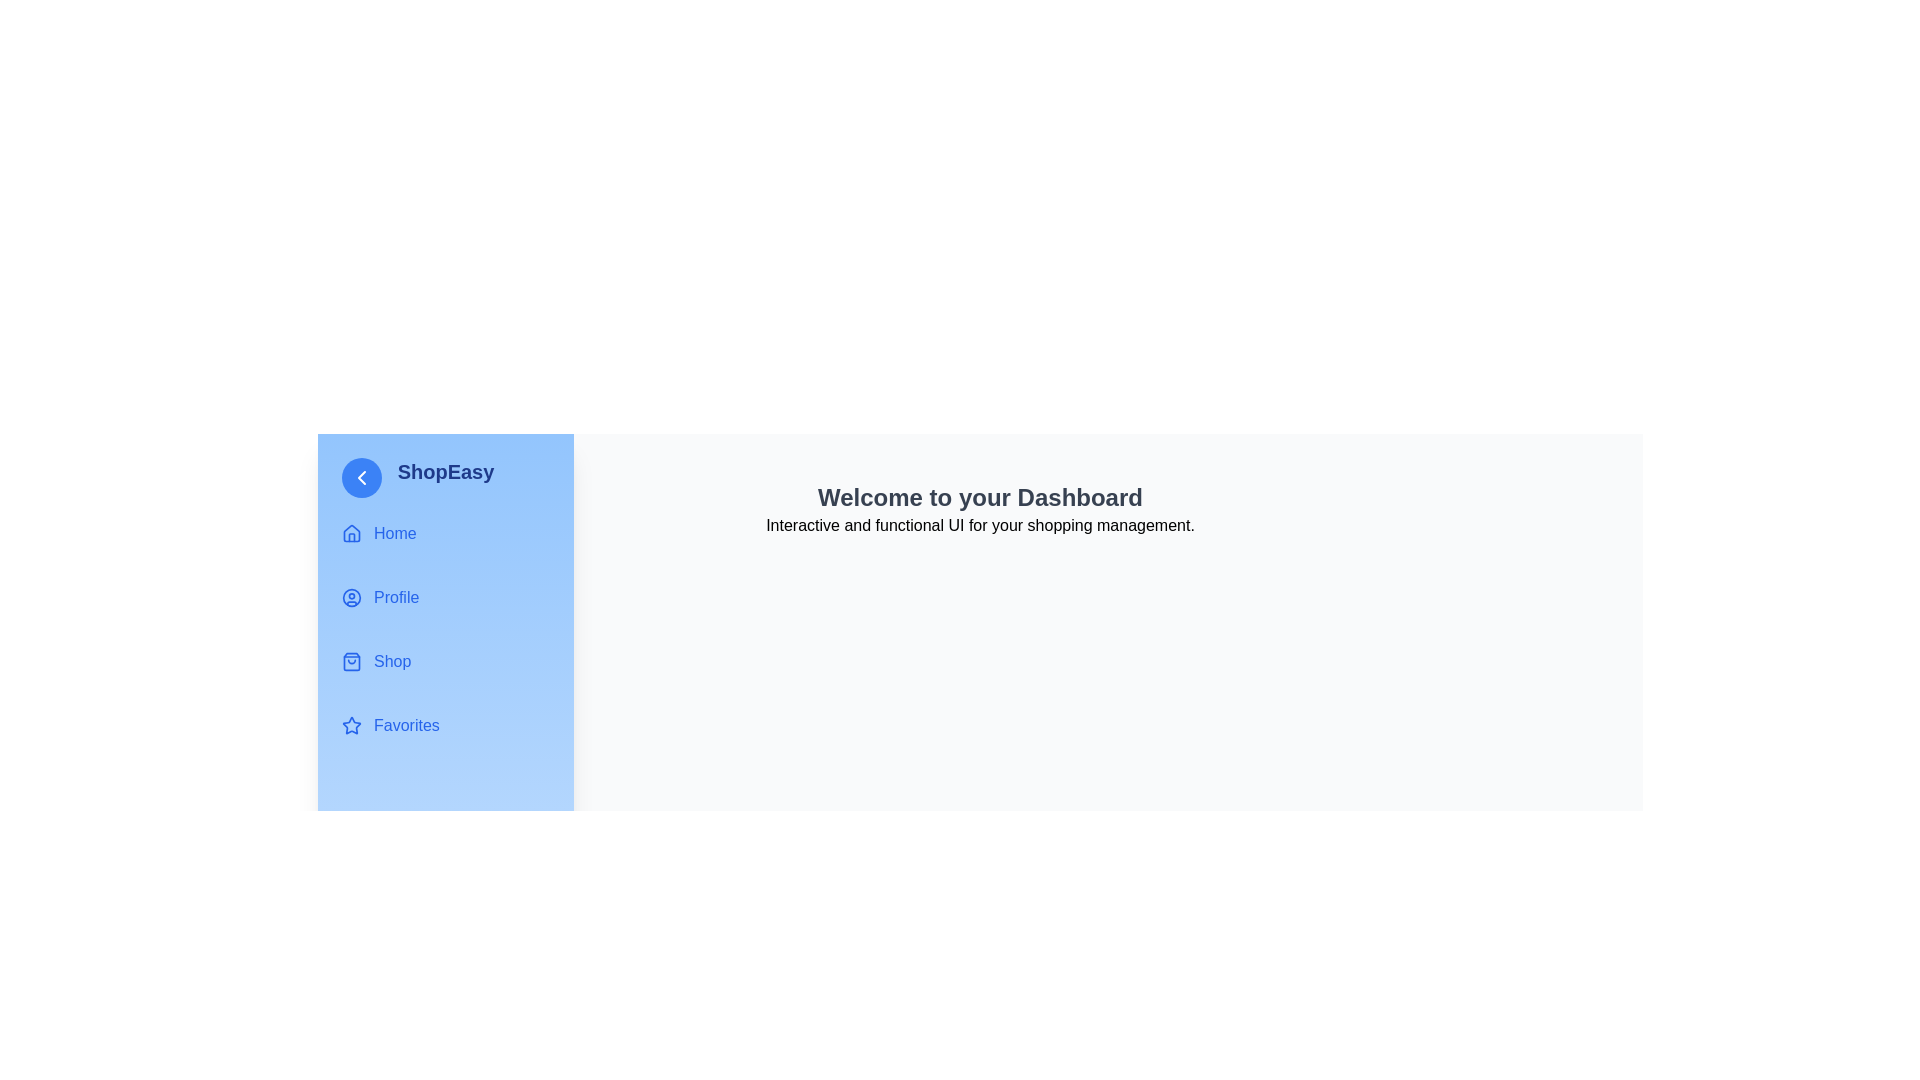 This screenshot has height=1080, width=1920. What do you see at coordinates (351, 532) in the screenshot?
I see `the blue house icon in the navigation menu located on the left sidebar` at bounding box center [351, 532].